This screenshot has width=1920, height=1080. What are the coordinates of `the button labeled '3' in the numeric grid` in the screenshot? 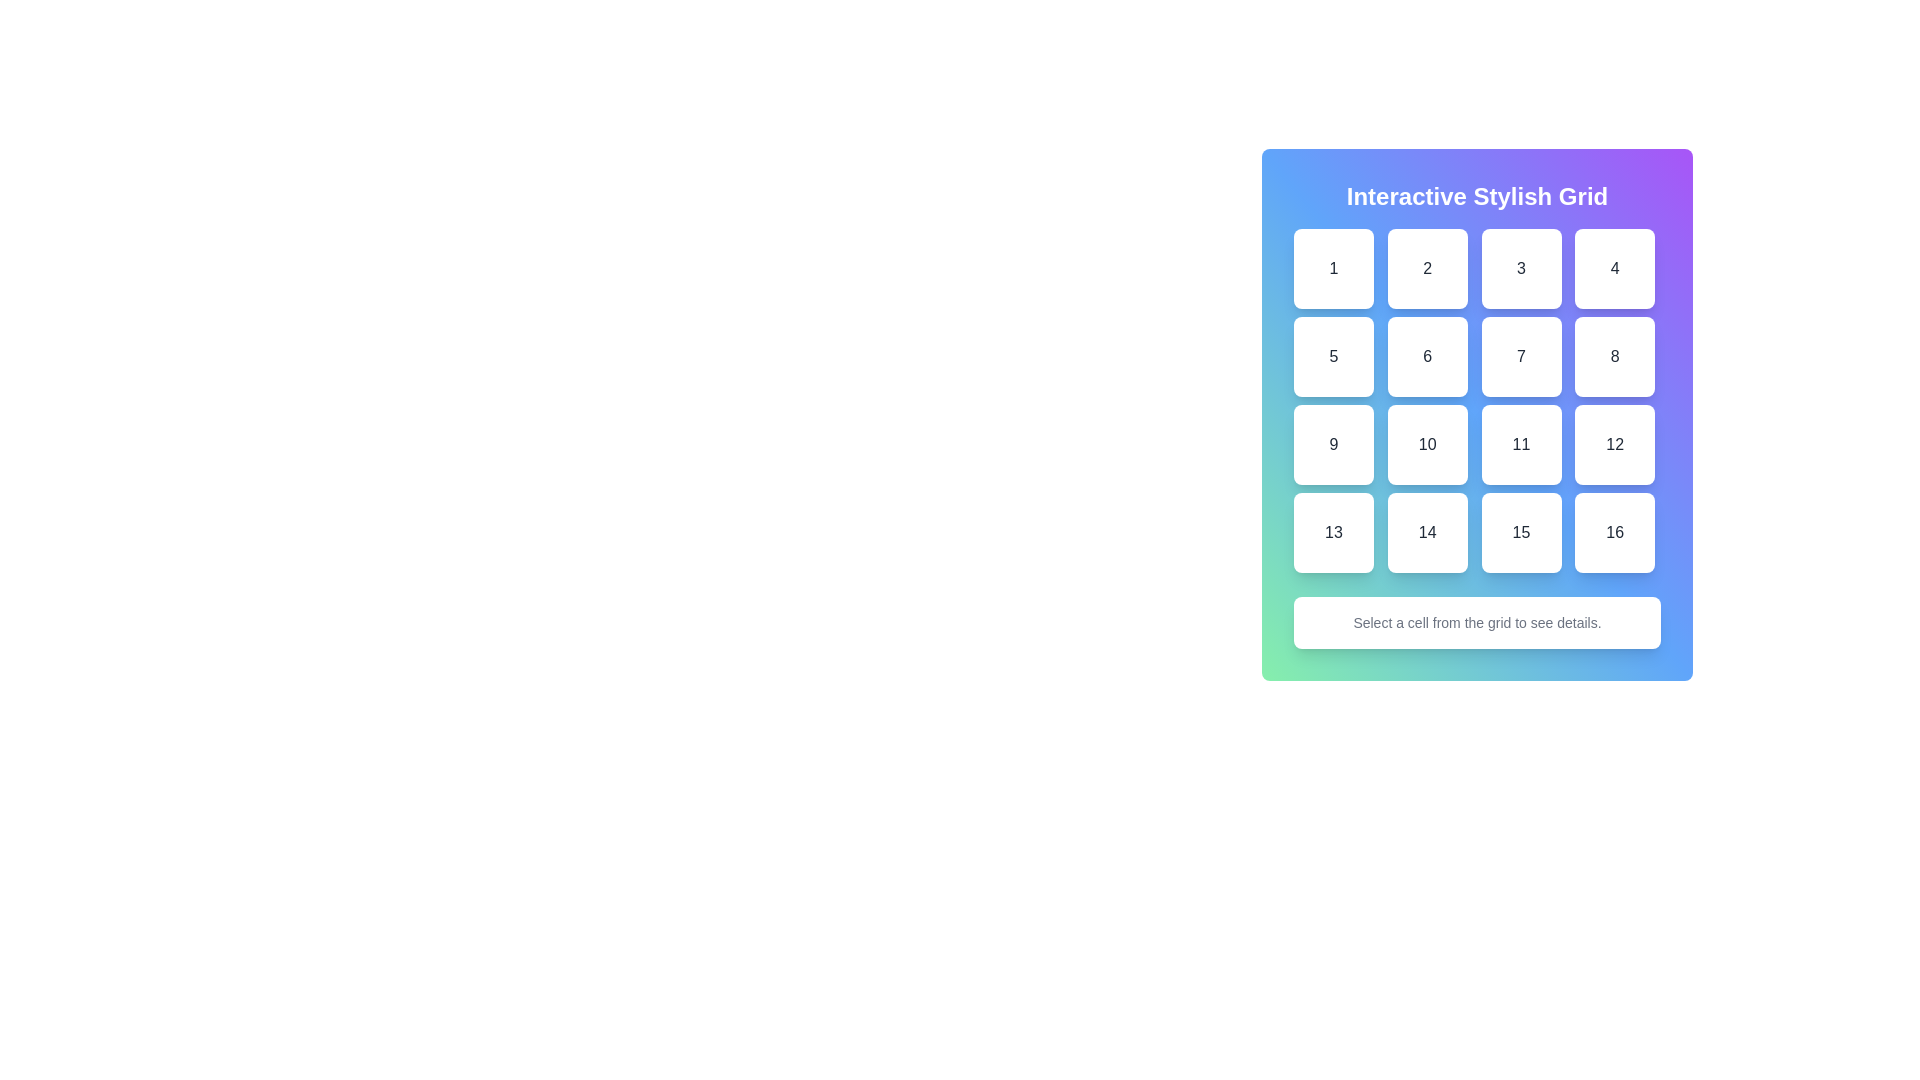 It's located at (1520, 268).